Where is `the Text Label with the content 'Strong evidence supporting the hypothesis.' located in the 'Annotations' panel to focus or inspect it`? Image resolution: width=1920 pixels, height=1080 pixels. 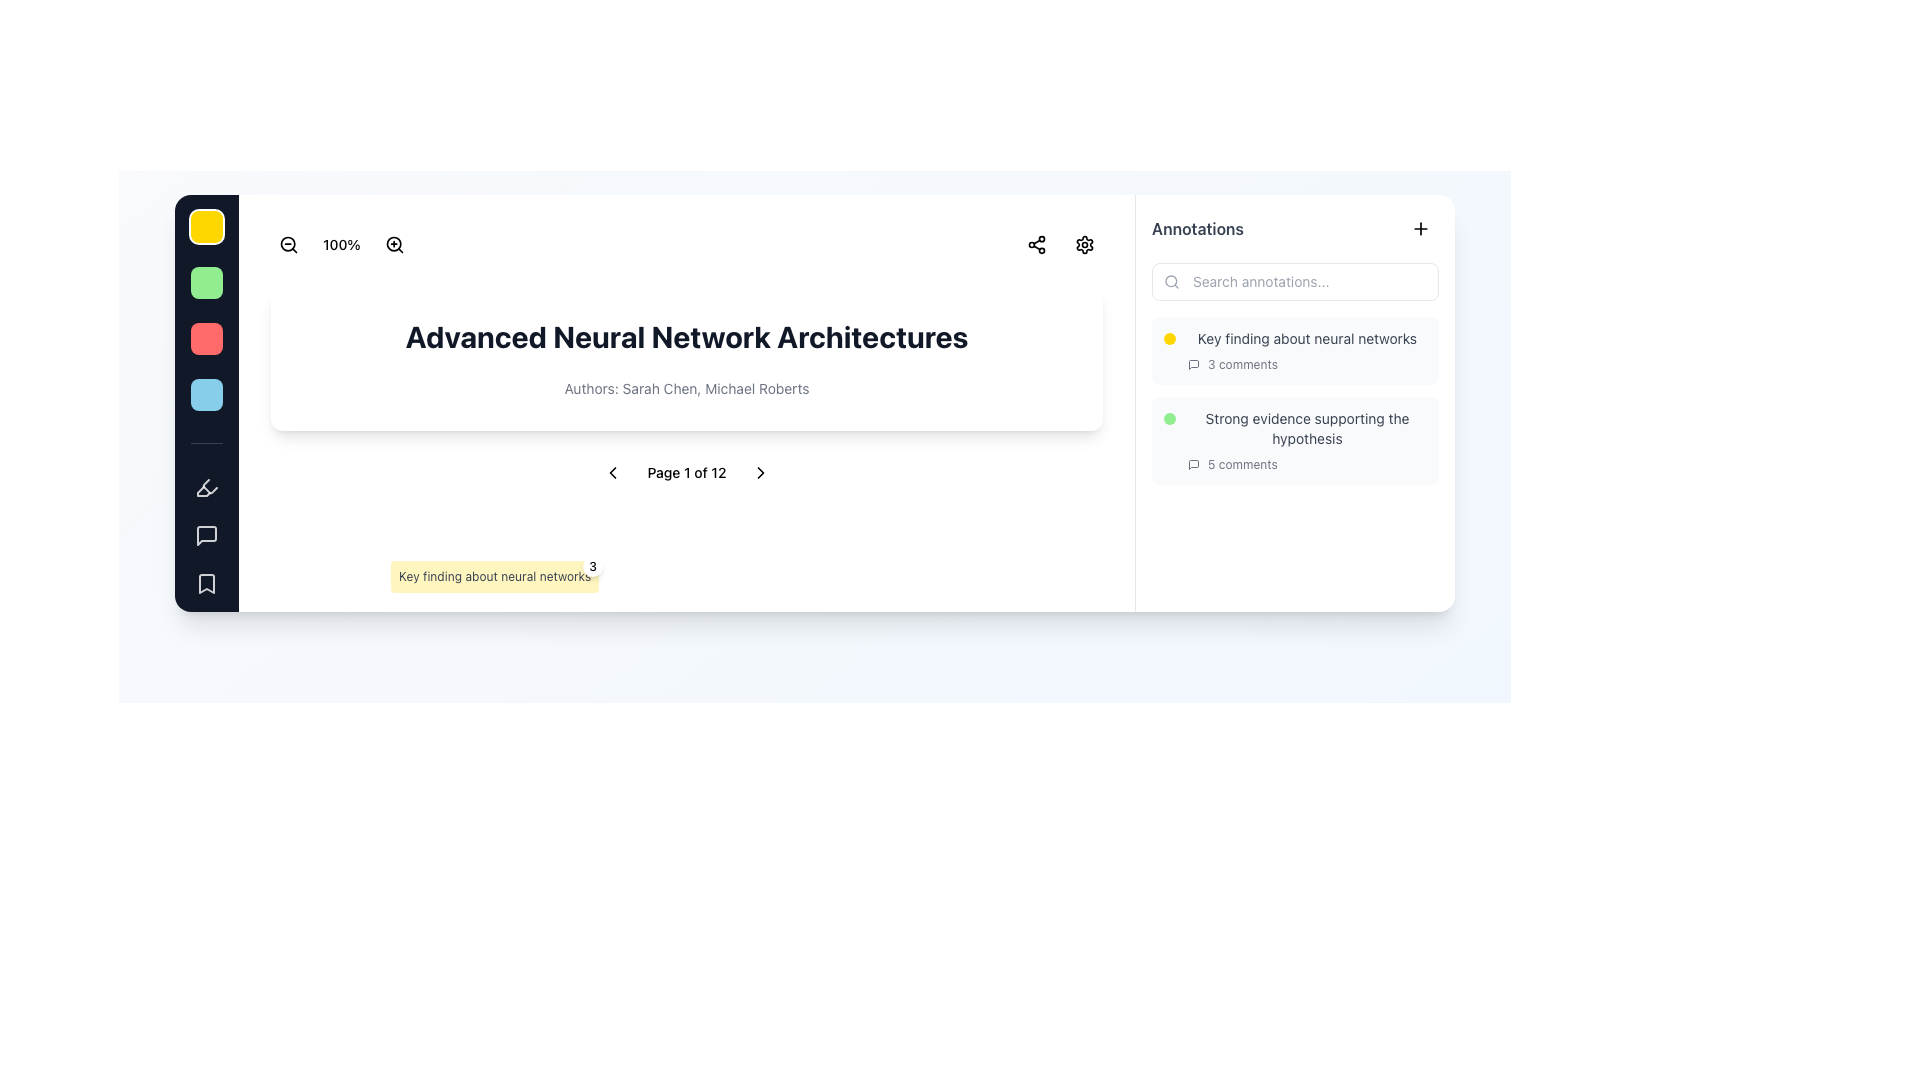
the Text Label with the content 'Strong evidence supporting the hypothesis.' located in the 'Annotations' panel to focus or inspect it is located at coordinates (1307, 427).